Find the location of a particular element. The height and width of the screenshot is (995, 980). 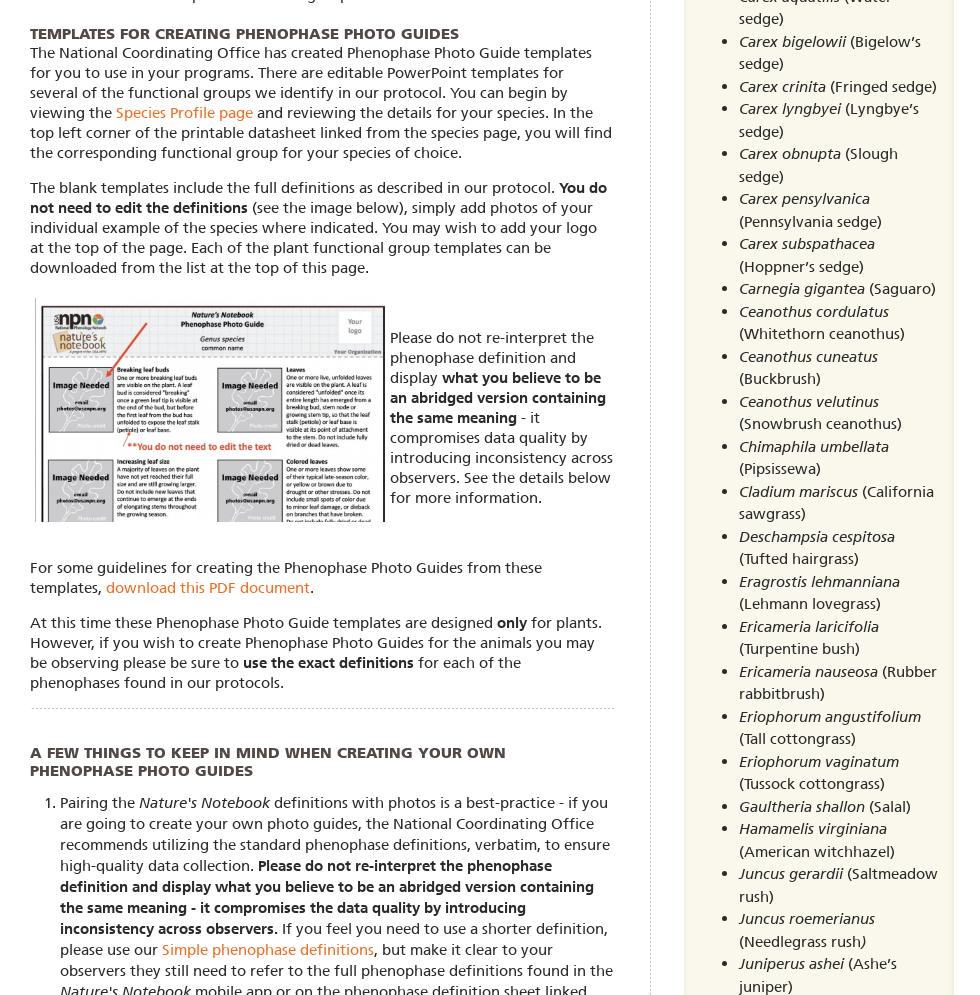

'download this PDF document' is located at coordinates (207, 585).